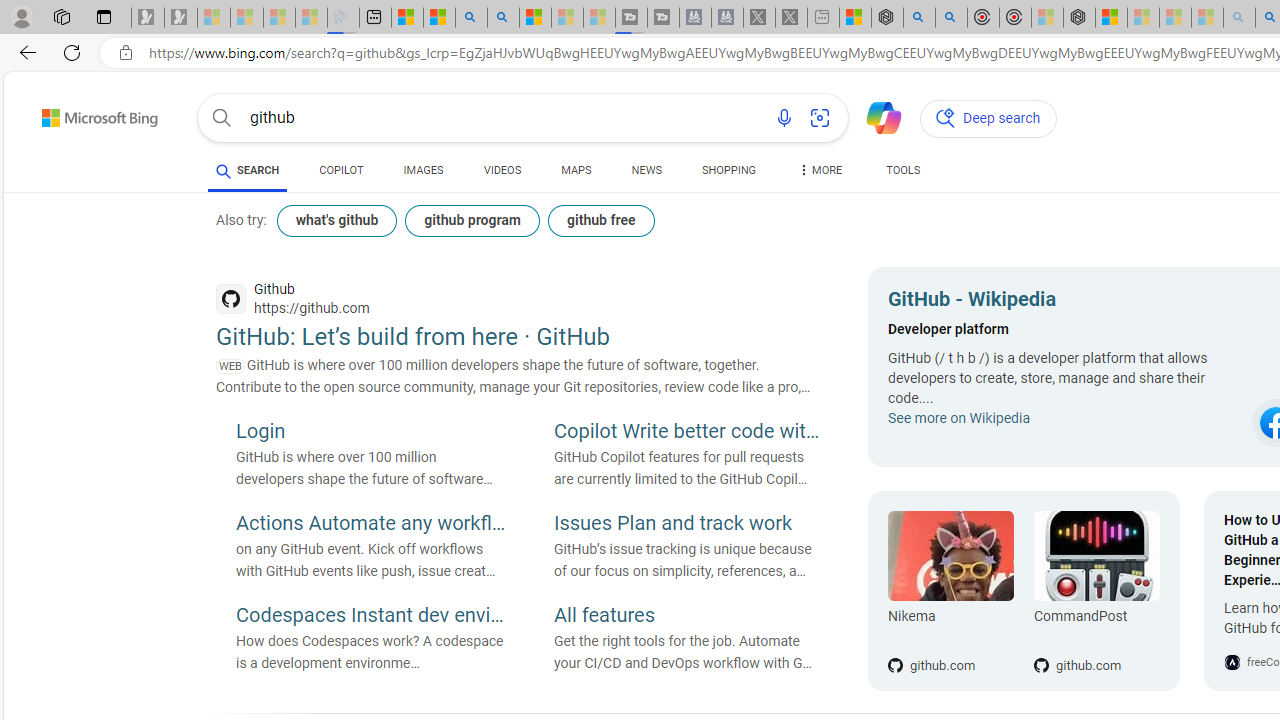 This screenshot has width=1280, height=720. I want to click on 'IMAGES', so click(422, 172).